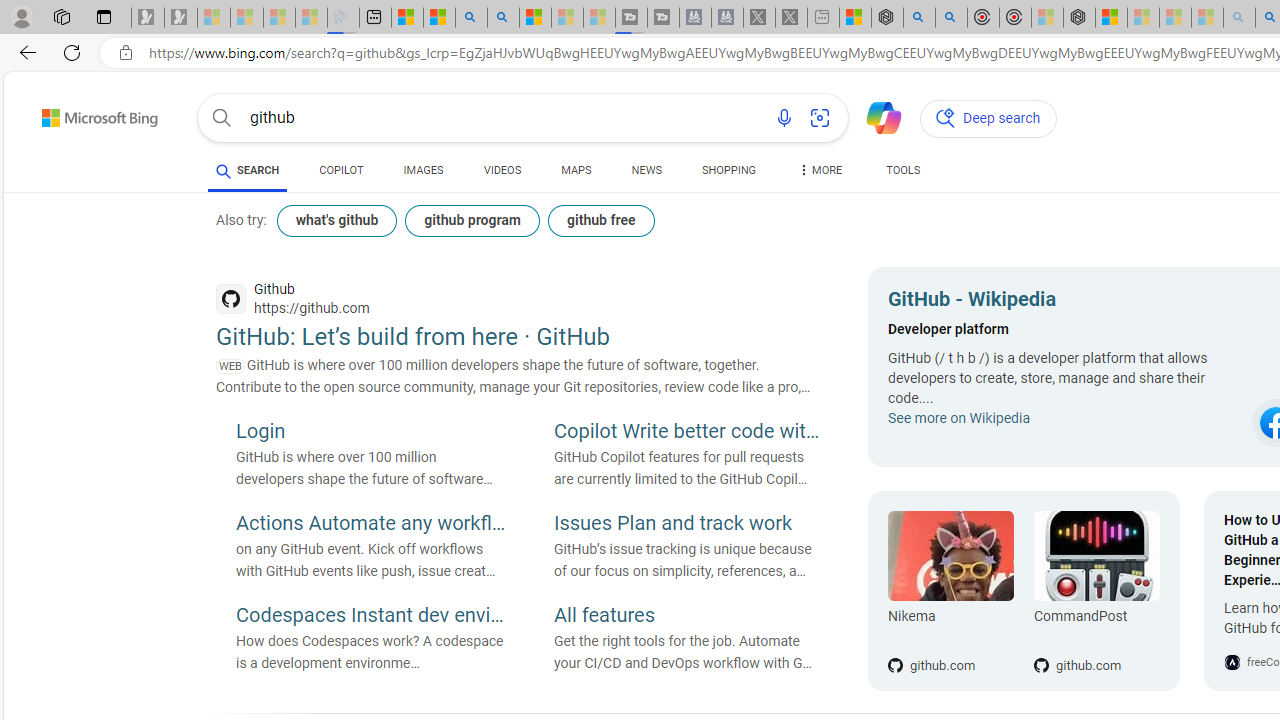 This screenshot has width=1280, height=720. I want to click on 'IMAGES', so click(422, 172).